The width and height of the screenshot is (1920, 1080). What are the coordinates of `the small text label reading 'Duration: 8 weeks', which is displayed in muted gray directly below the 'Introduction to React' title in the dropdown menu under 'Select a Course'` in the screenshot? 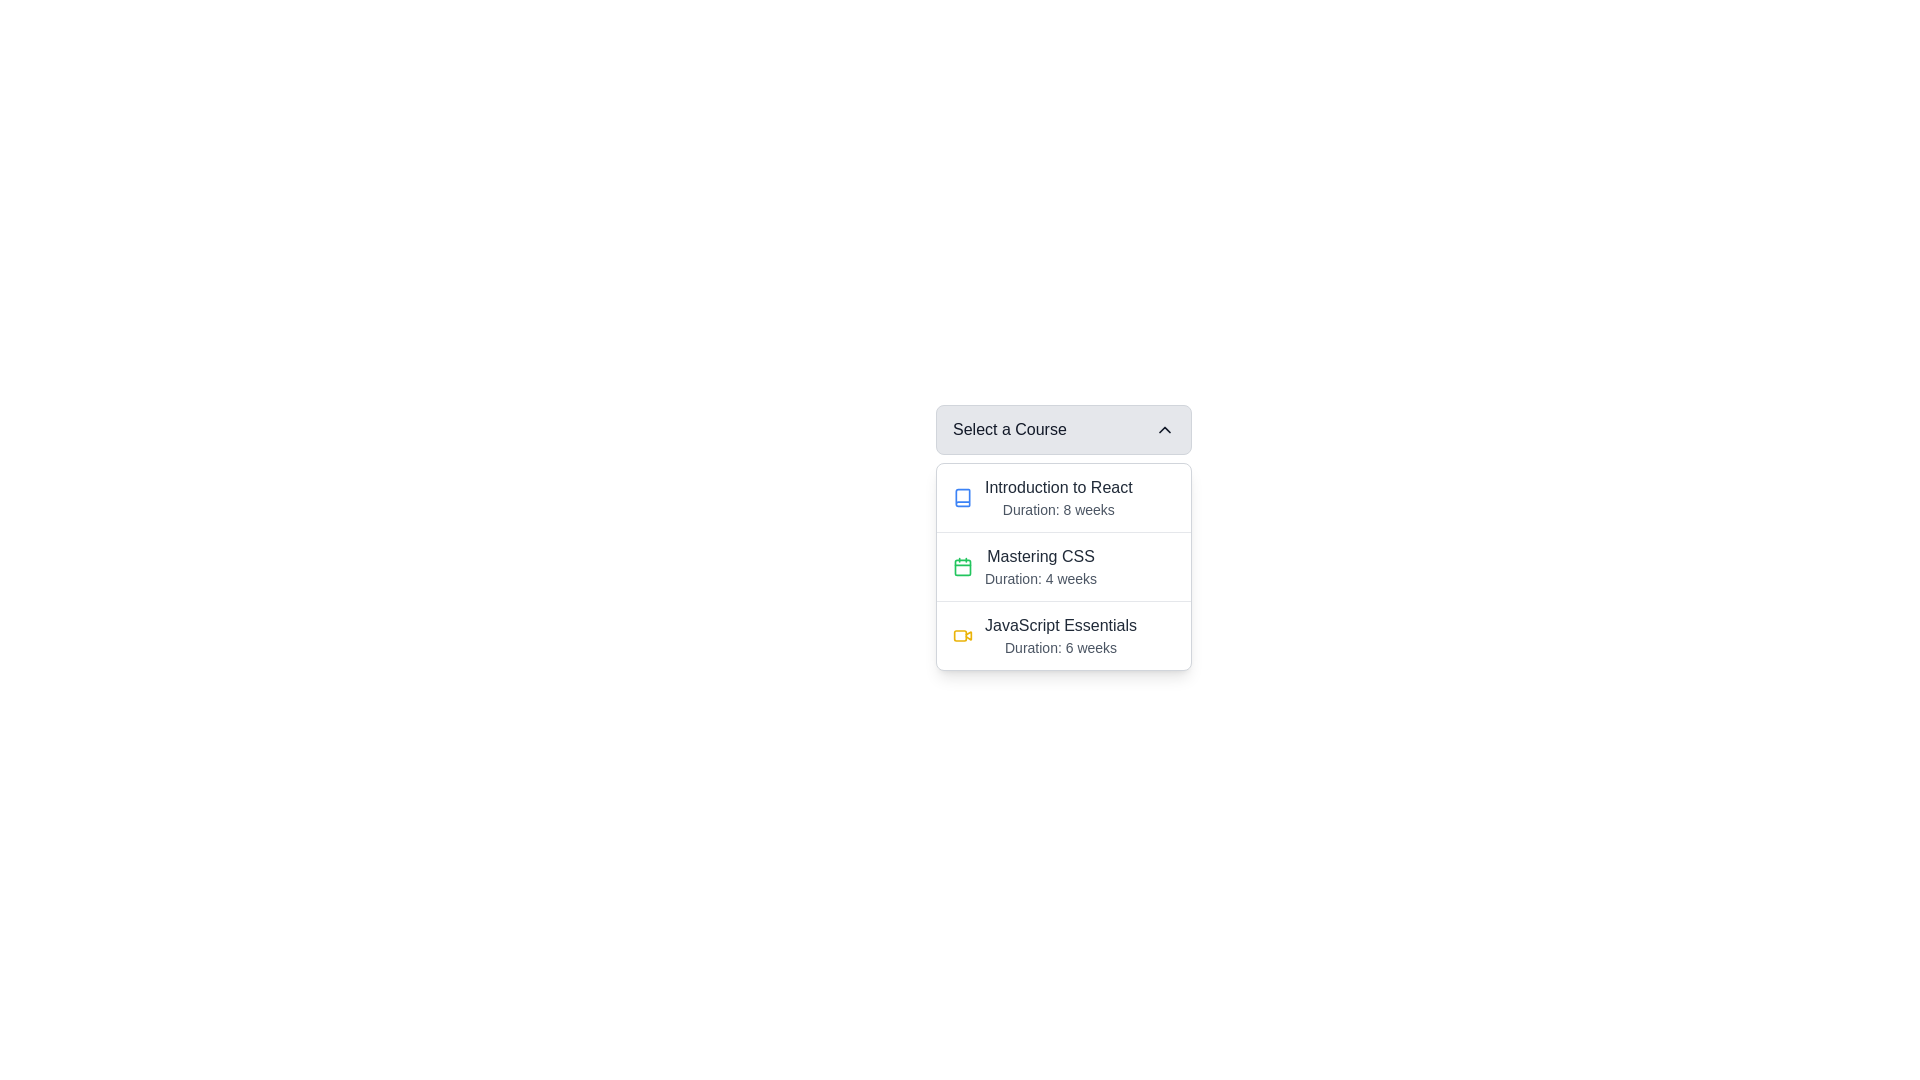 It's located at (1057, 508).